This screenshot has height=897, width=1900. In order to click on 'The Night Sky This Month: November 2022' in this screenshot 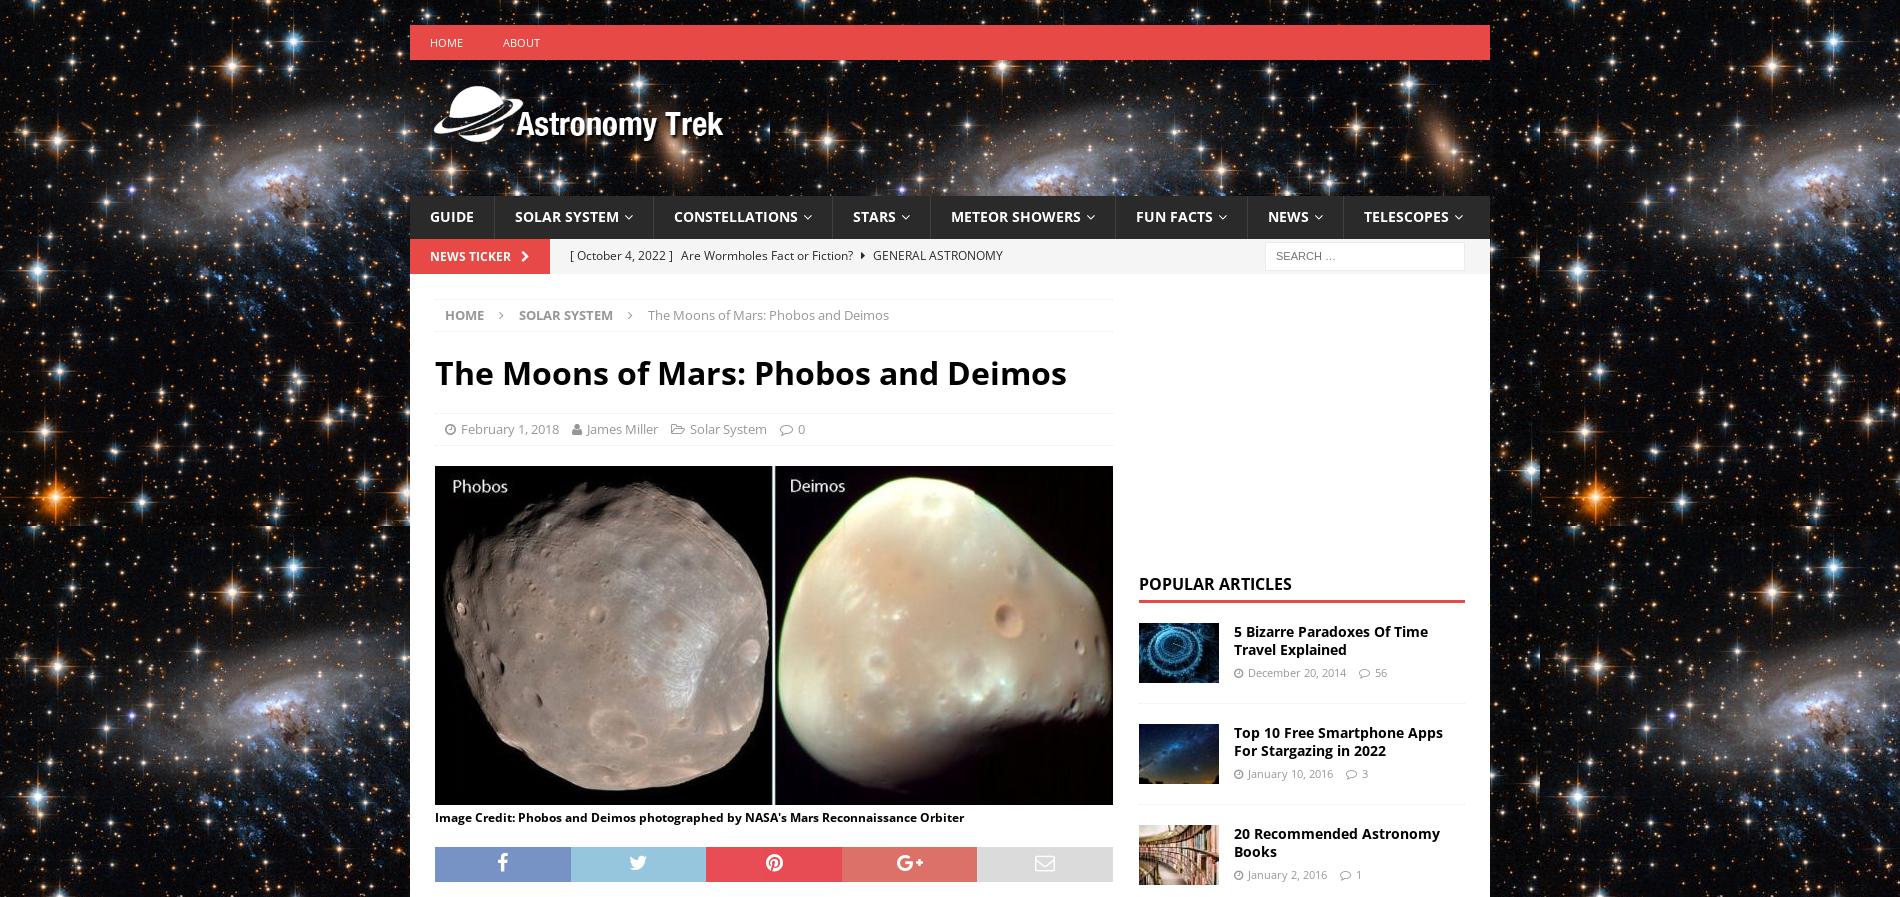, I will do `click(813, 423)`.